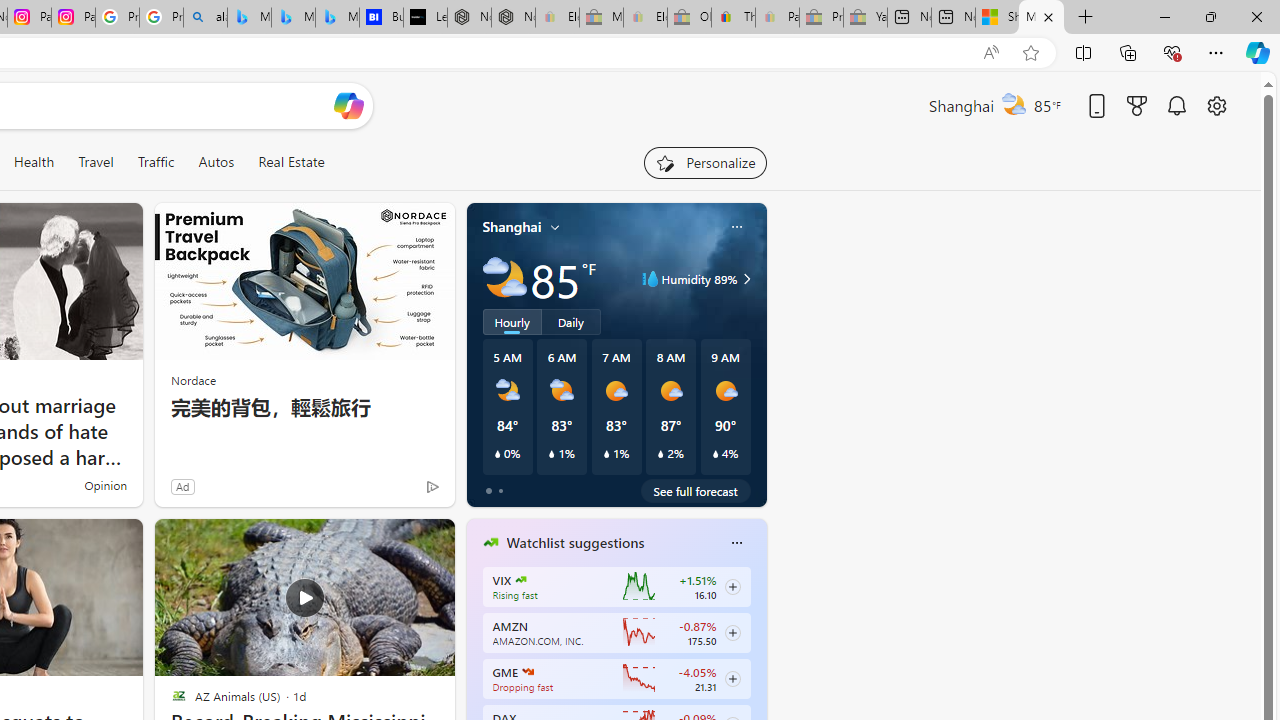 The image size is (1280, 720). What do you see at coordinates (743, 279) in the screenshot?
I see `'Humidity 89%'` at bounding box center [743, 279].